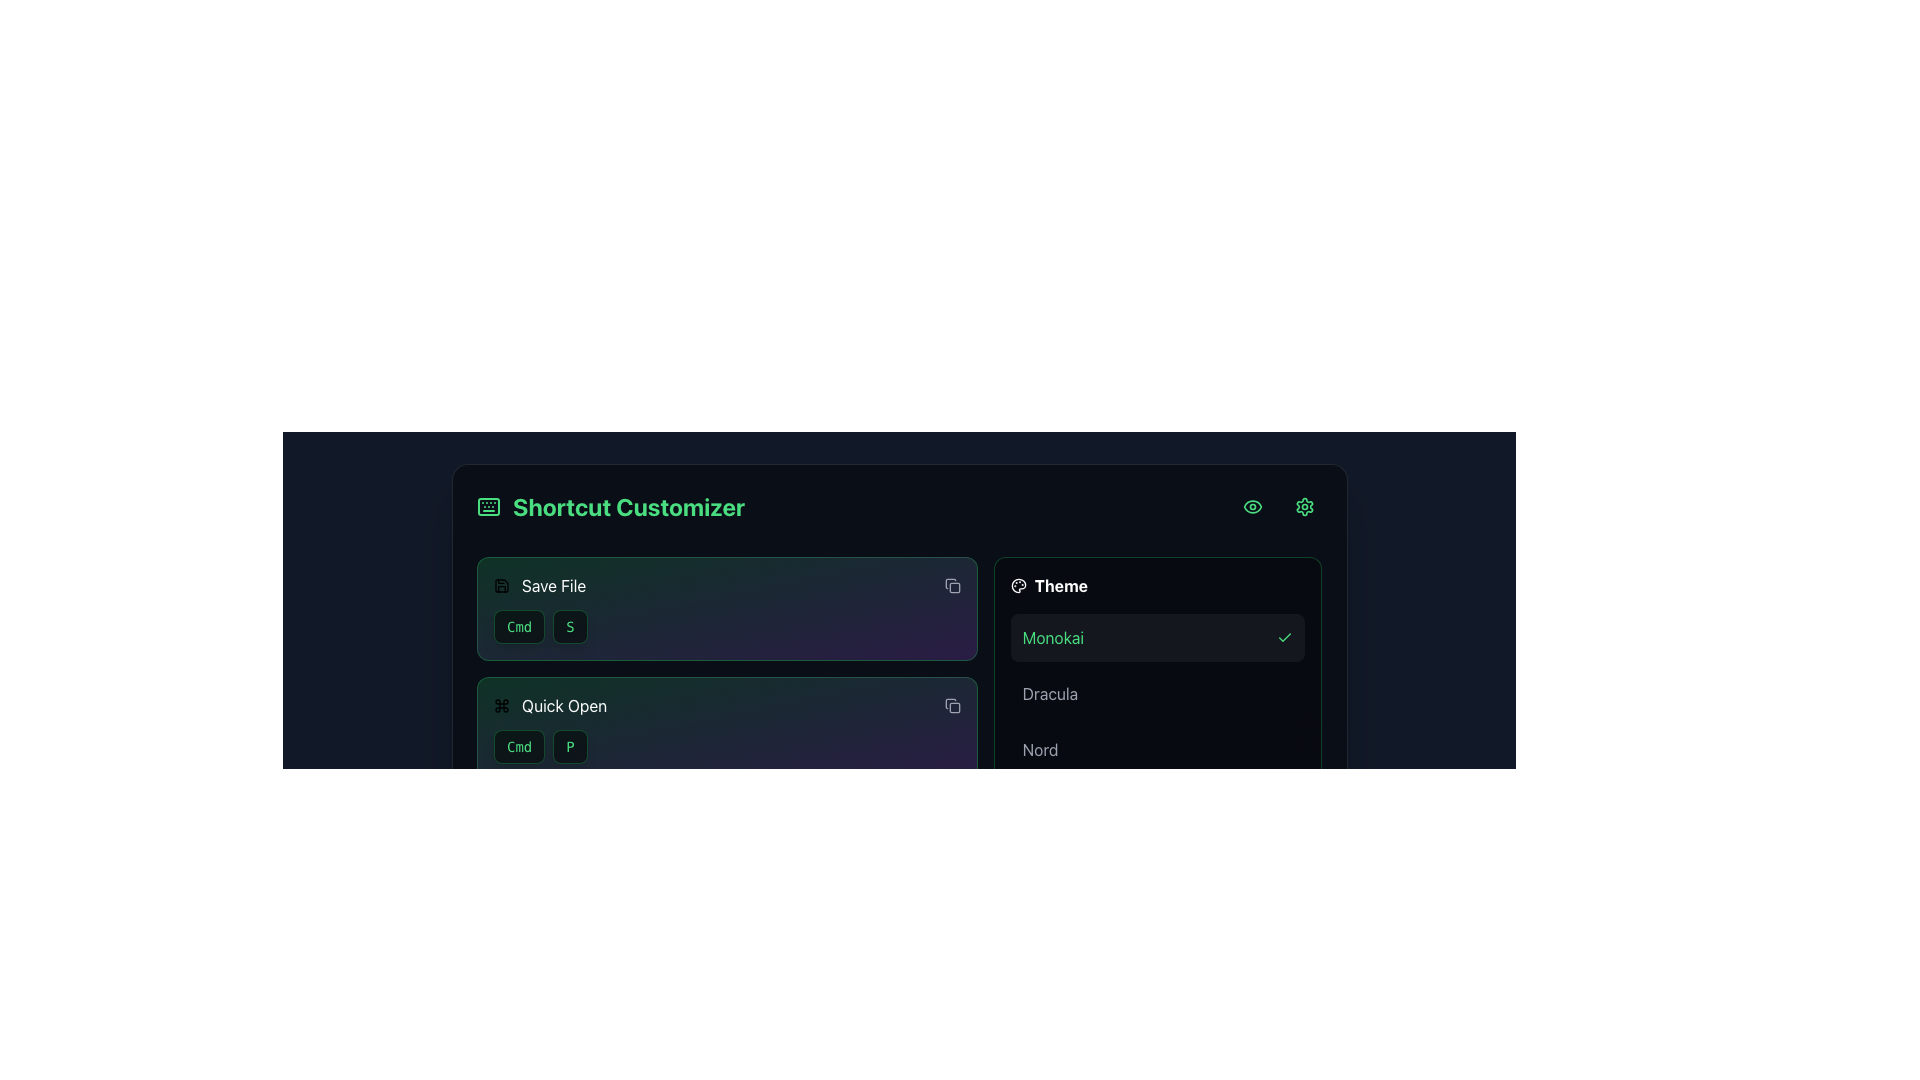  Describe the element at coordinates (519, 747) in the screenshot. I see `the first button in the 'Quick Open' section, which has a black semi-transparent background and green text displaying 'Cmd'` at that location.